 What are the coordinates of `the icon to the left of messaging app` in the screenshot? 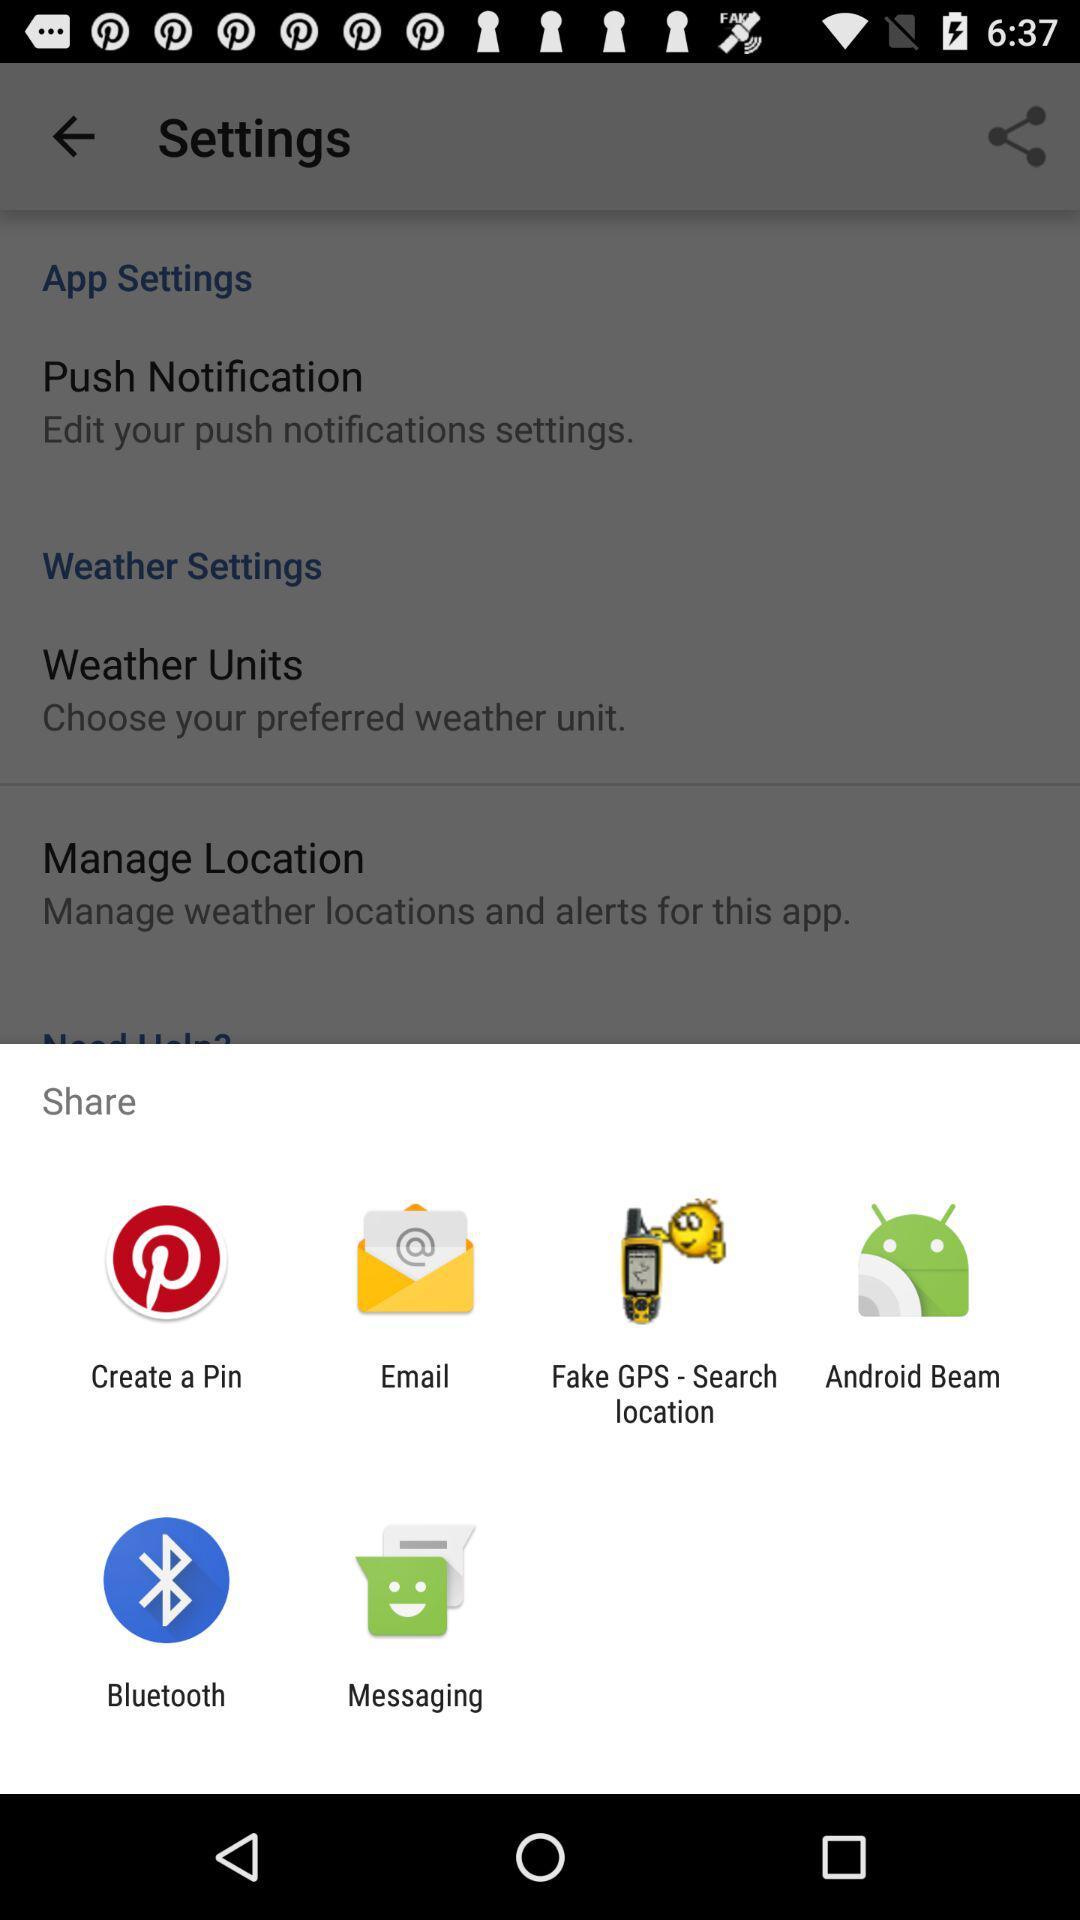 It's located at (165, 1711).